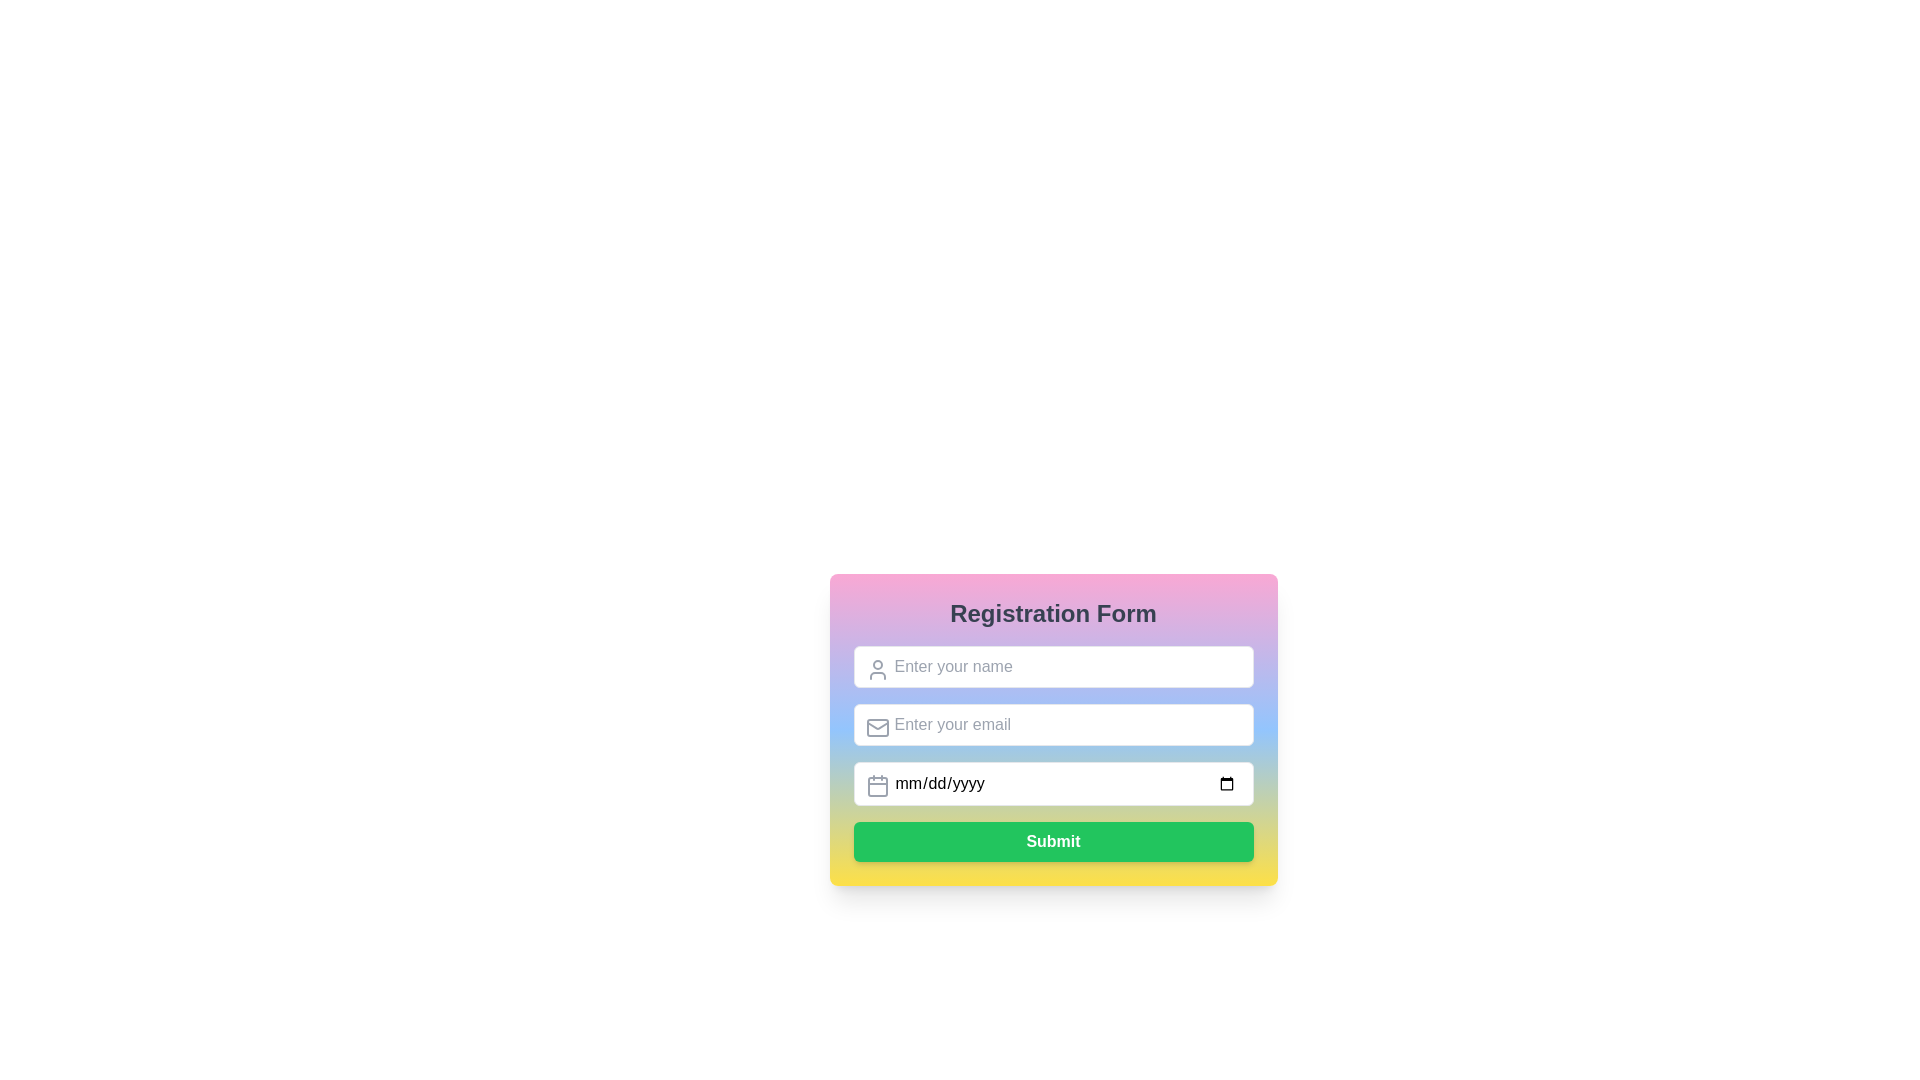 Image resolution: width=1920 pixels, height=1080 pixels. Describe the element at coordinates (877, 670) in the screenshot. I see `the icon that visually represents the purpose of the adjacent input field labeled 'Enter your name'` at that location.